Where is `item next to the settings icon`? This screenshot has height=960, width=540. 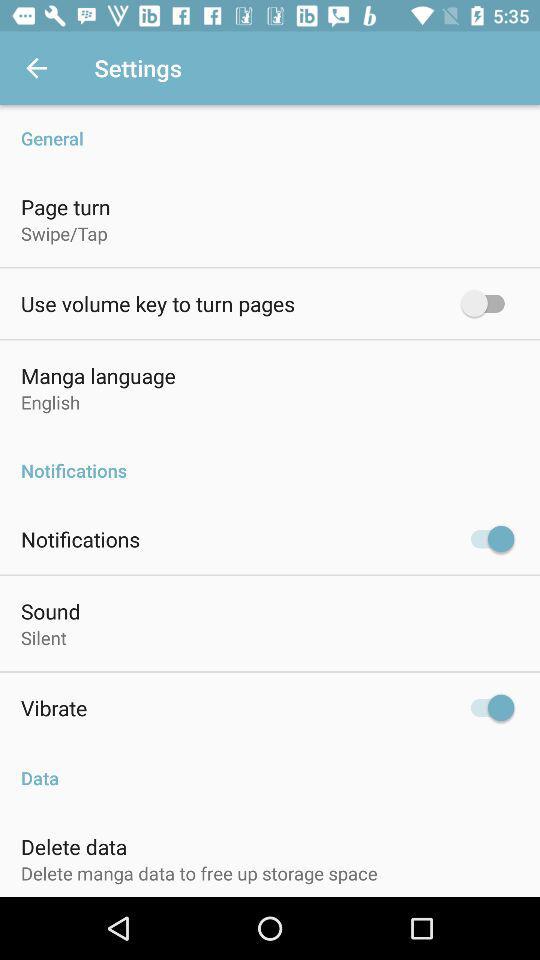
item next to the settings icon is located at coordinates (36, 68).